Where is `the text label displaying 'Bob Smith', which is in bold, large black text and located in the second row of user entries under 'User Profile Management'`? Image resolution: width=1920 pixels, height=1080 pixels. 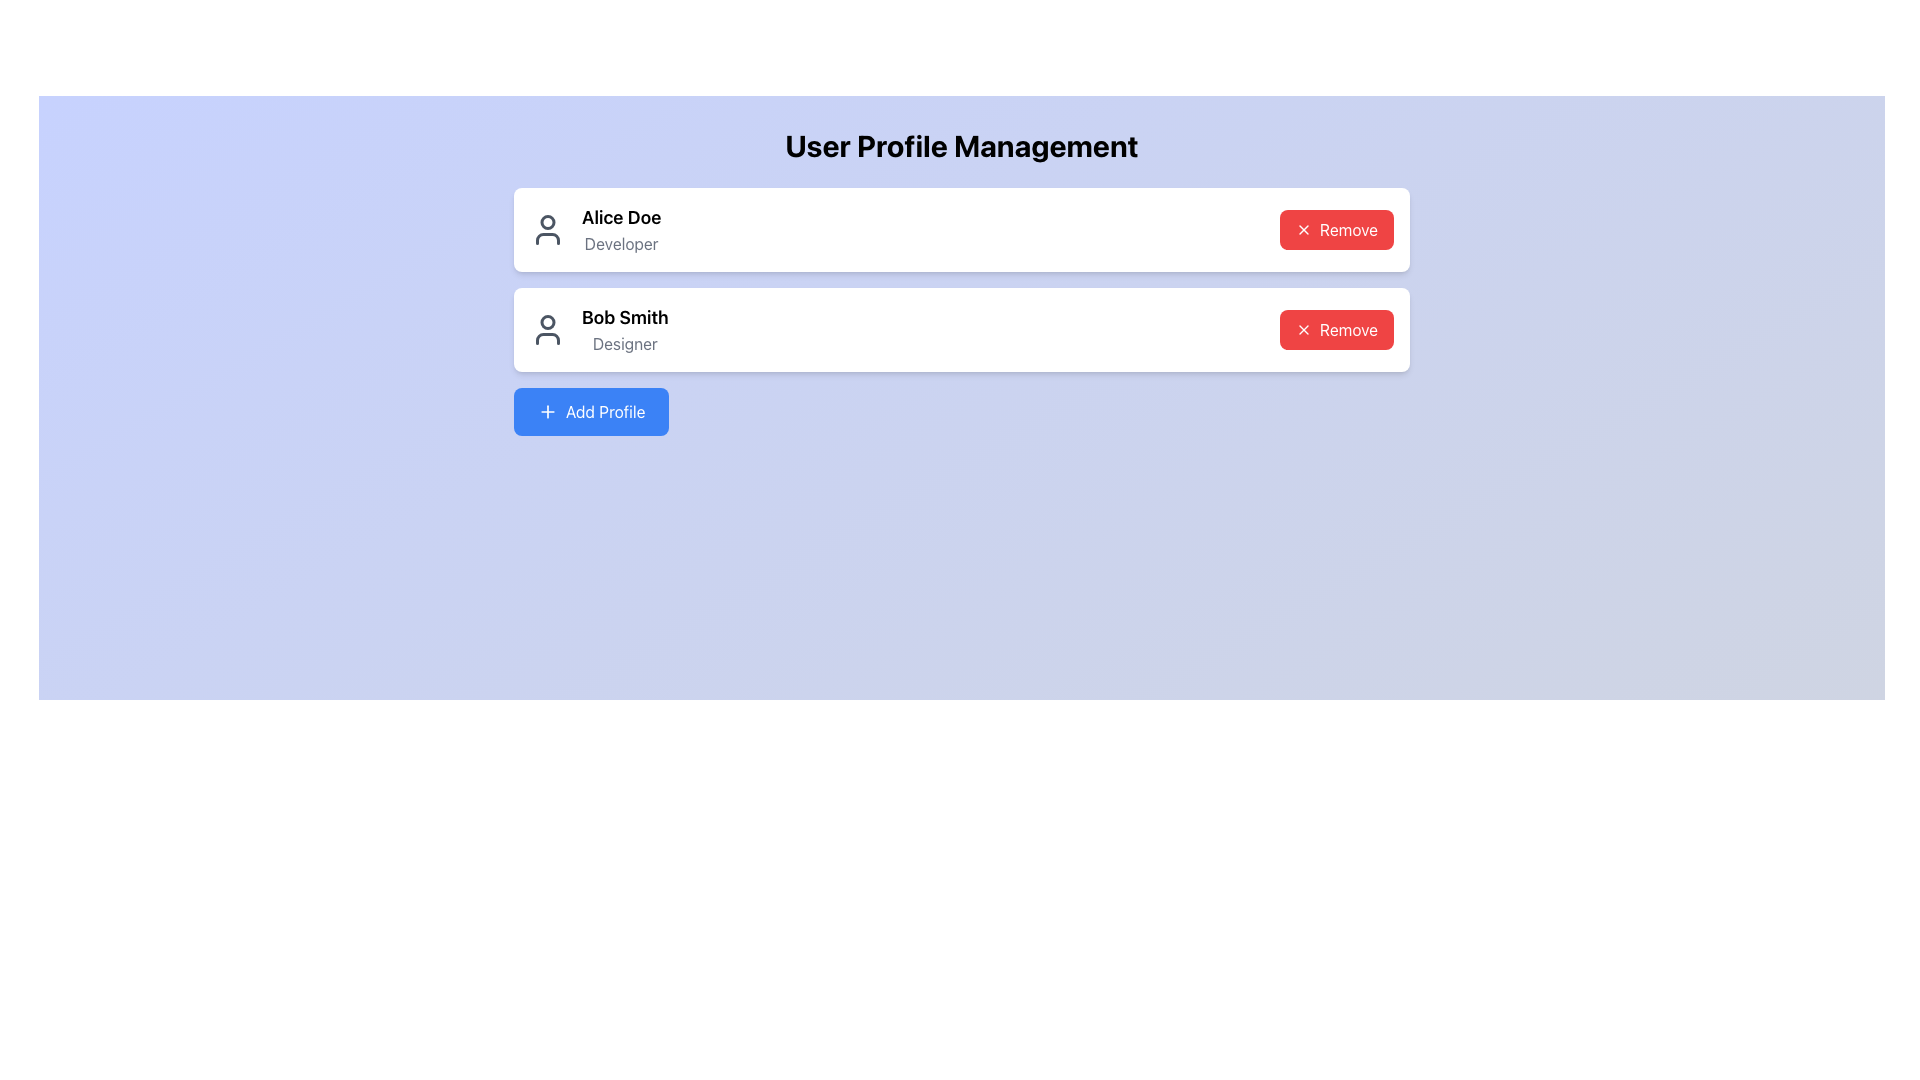 the text label displaying 'Bob Smith', which is in bold, large black text and located in the second row of user entries under 'User Profile Management' is located at coordinates (624, 329).